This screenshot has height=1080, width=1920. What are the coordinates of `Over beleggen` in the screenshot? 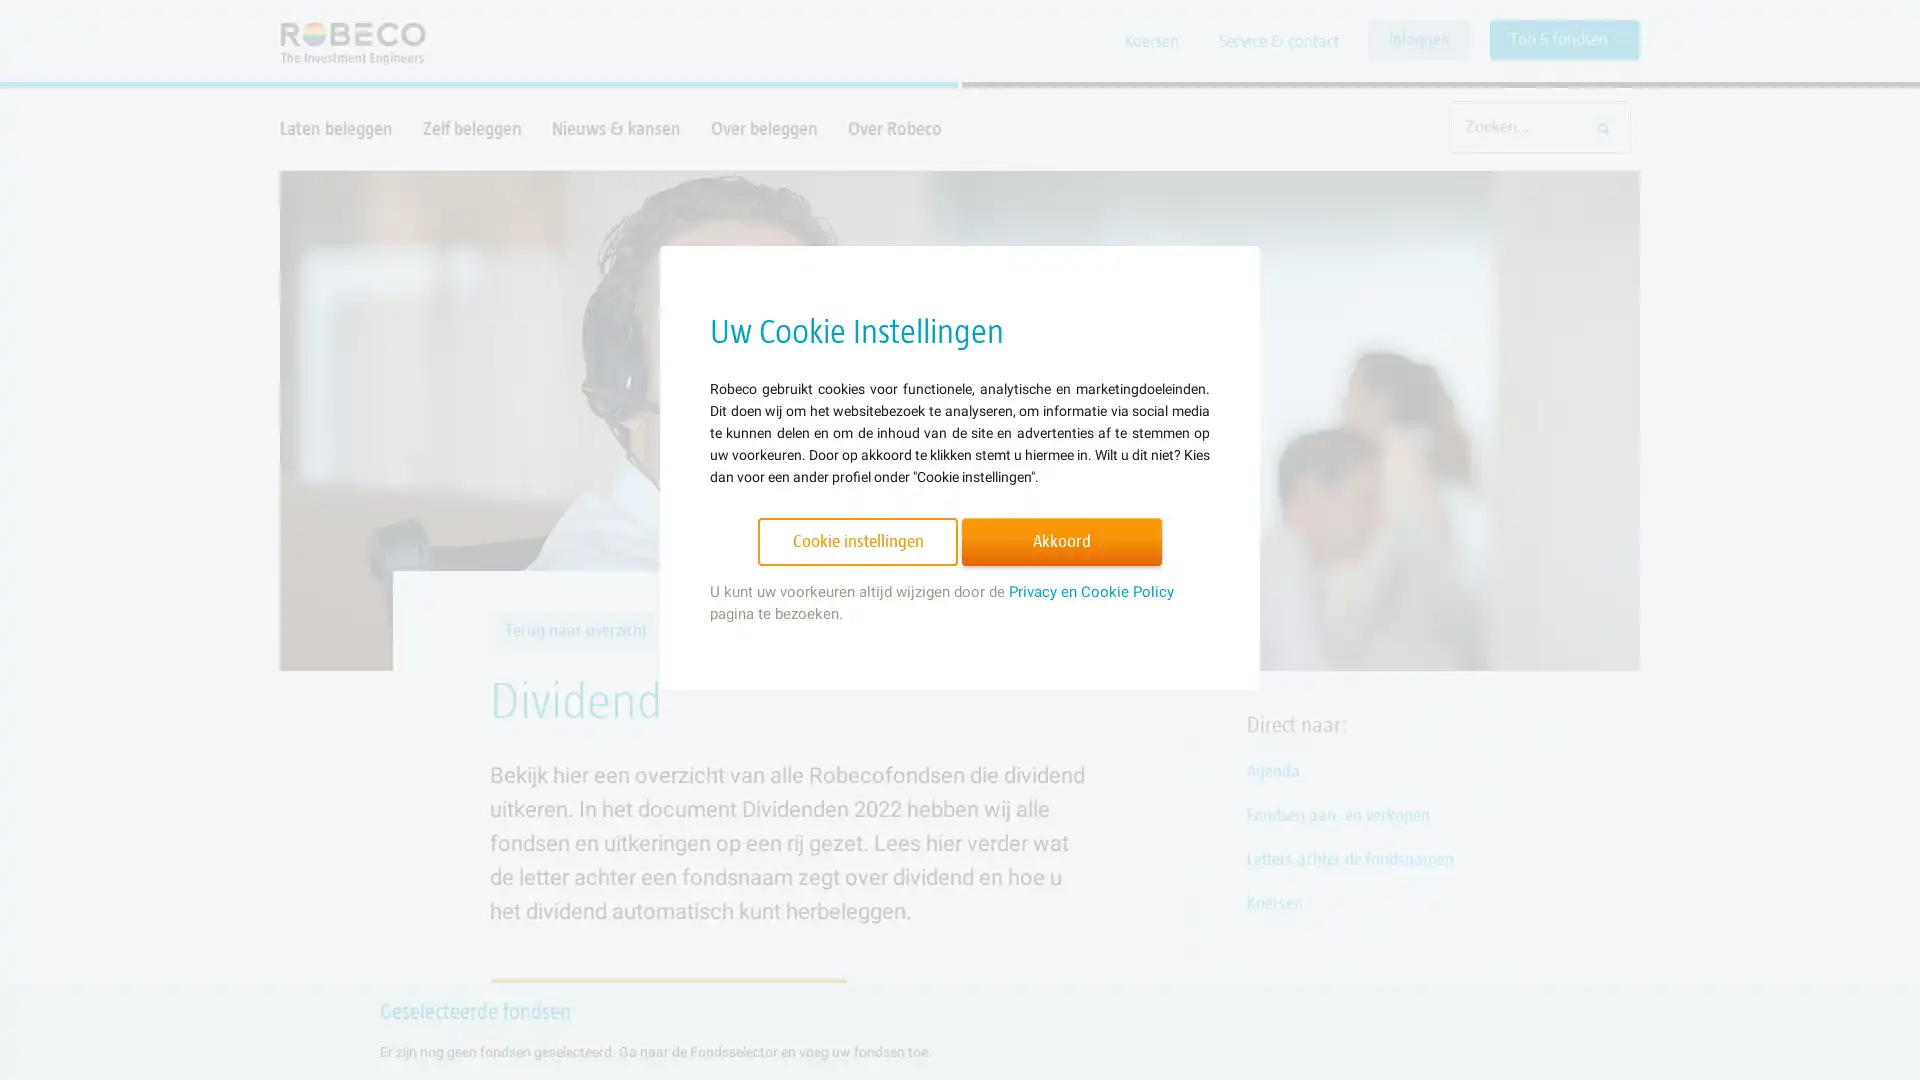 It's located at (763, 128).